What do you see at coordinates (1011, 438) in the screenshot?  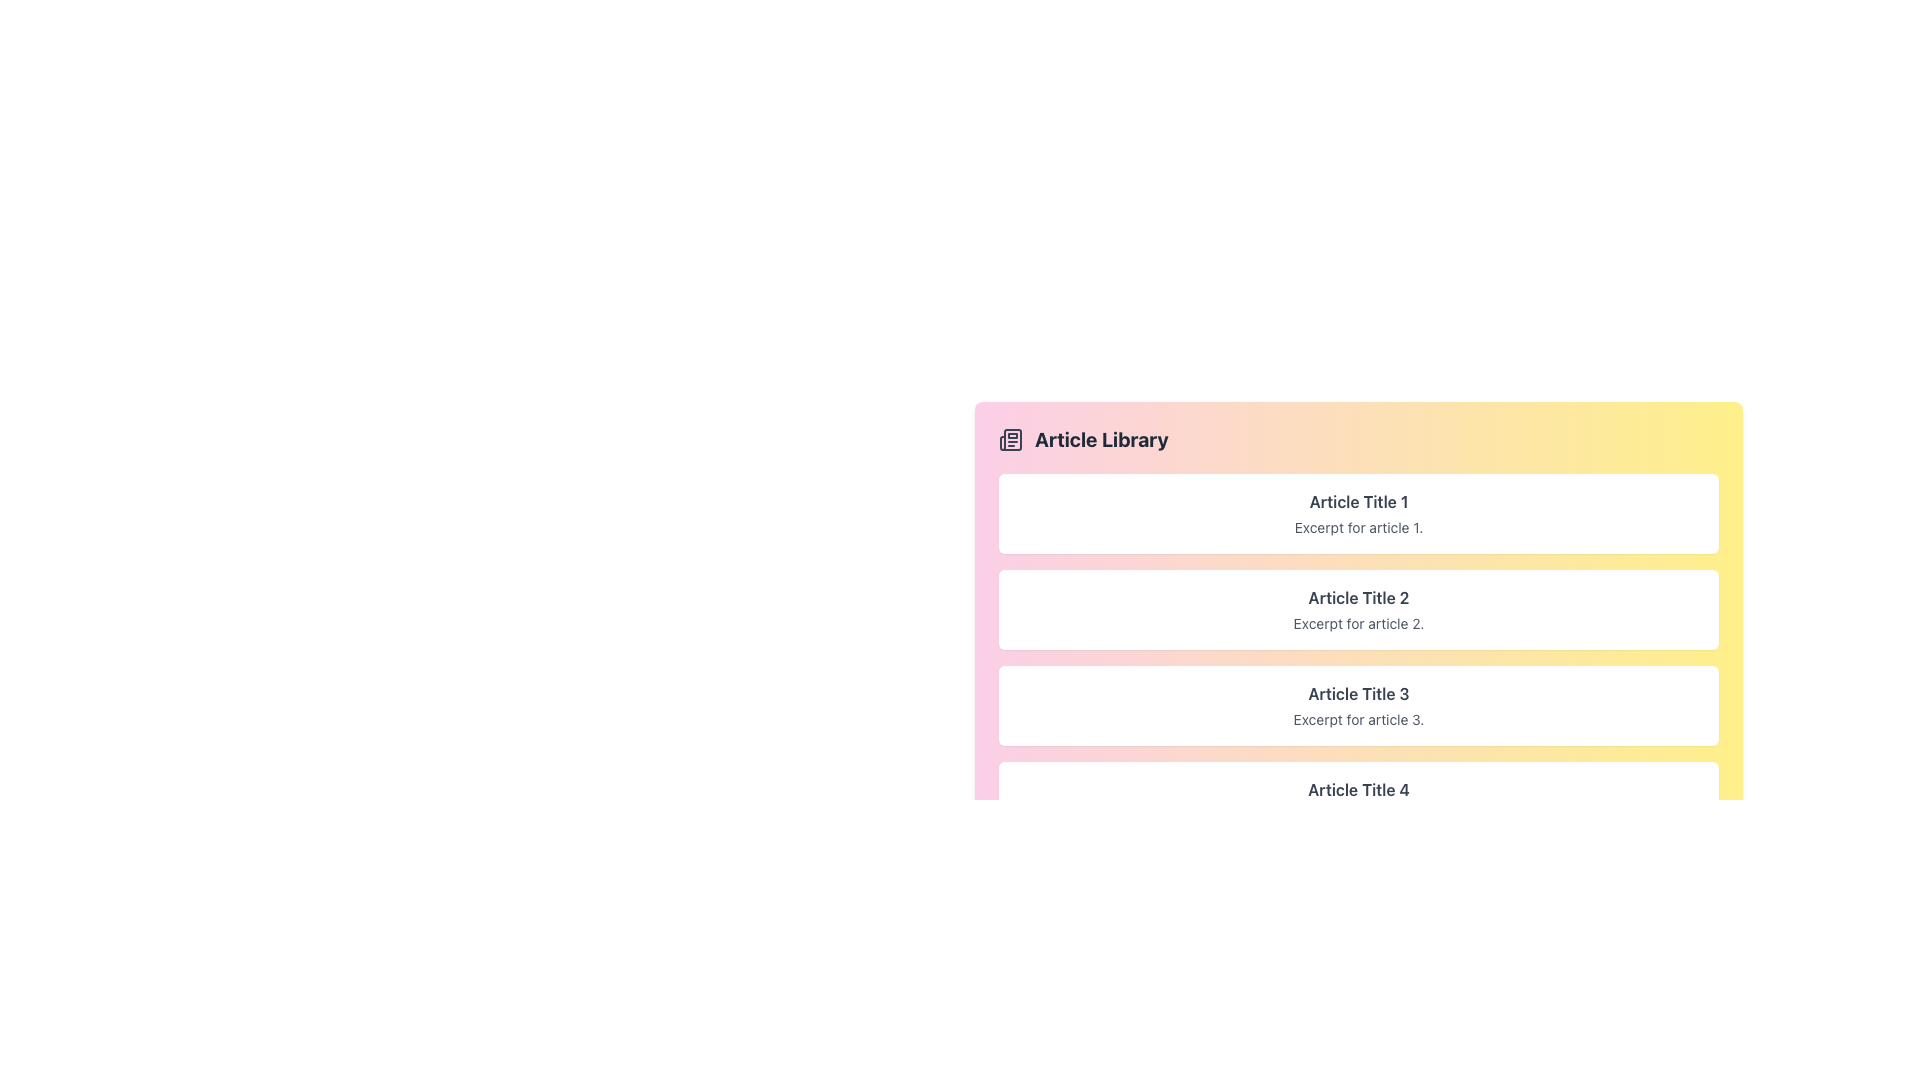 I see `the newspaper icon located to the left of the 'Article Library' text in the header of the section` at bounding box center [1011, 438].